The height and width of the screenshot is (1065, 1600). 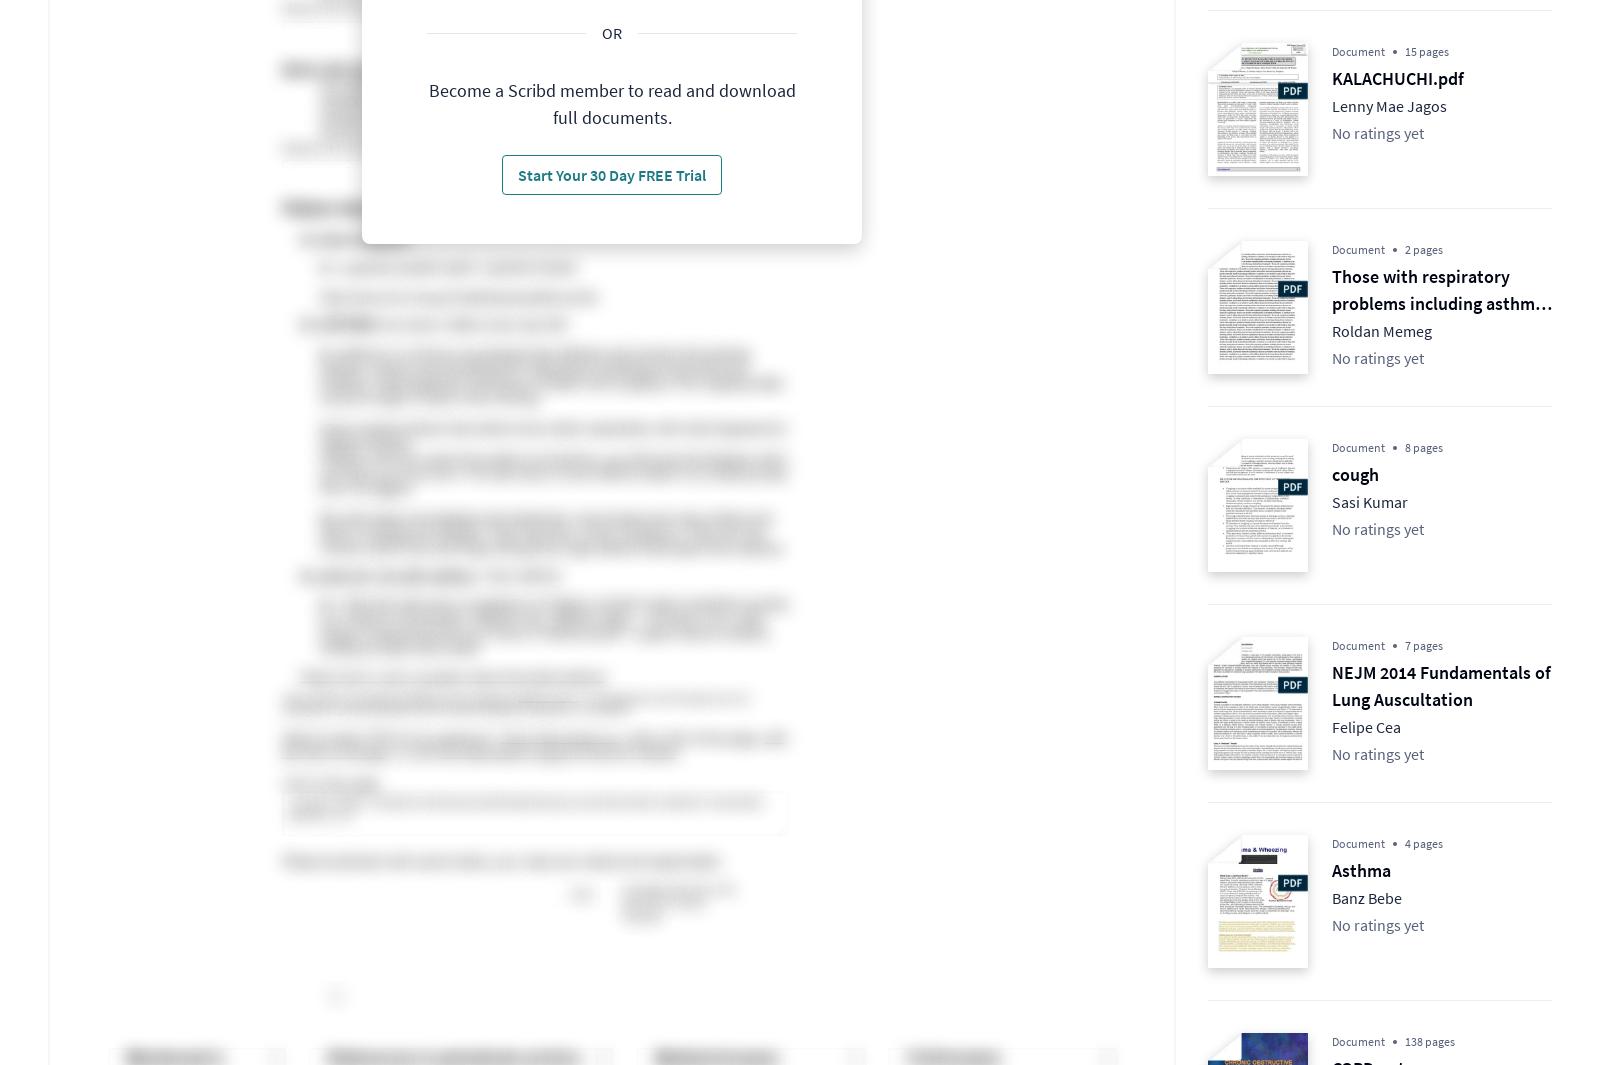 I want to click on 'cough', so click(x=1331, y=473).